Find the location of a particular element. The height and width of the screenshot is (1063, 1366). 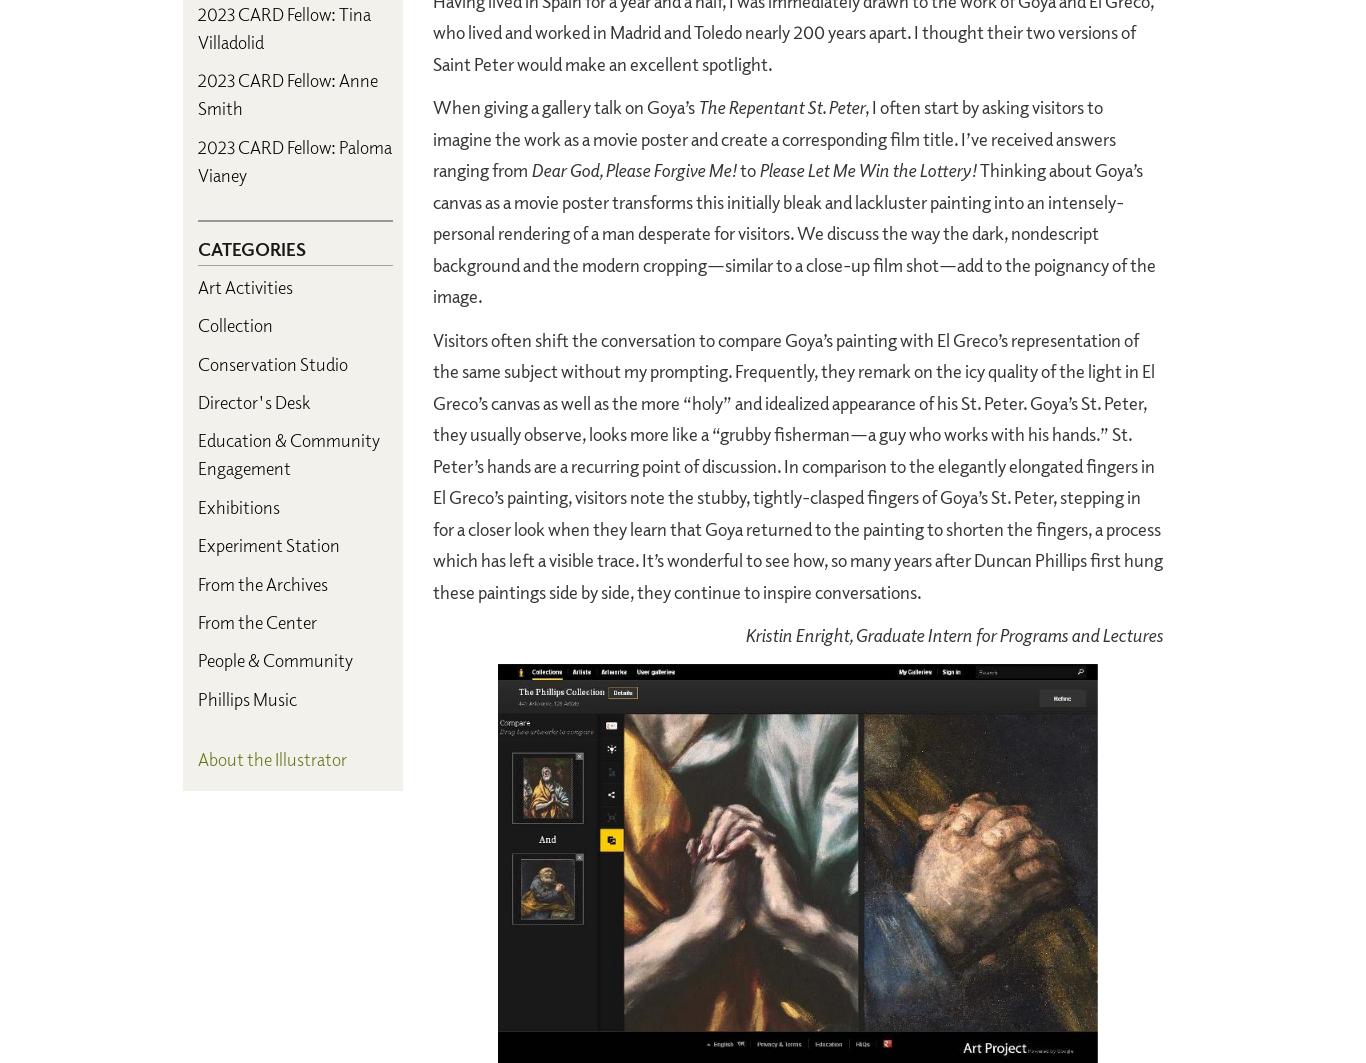

'About the Illustrator' is located at coordinates (272, 757).